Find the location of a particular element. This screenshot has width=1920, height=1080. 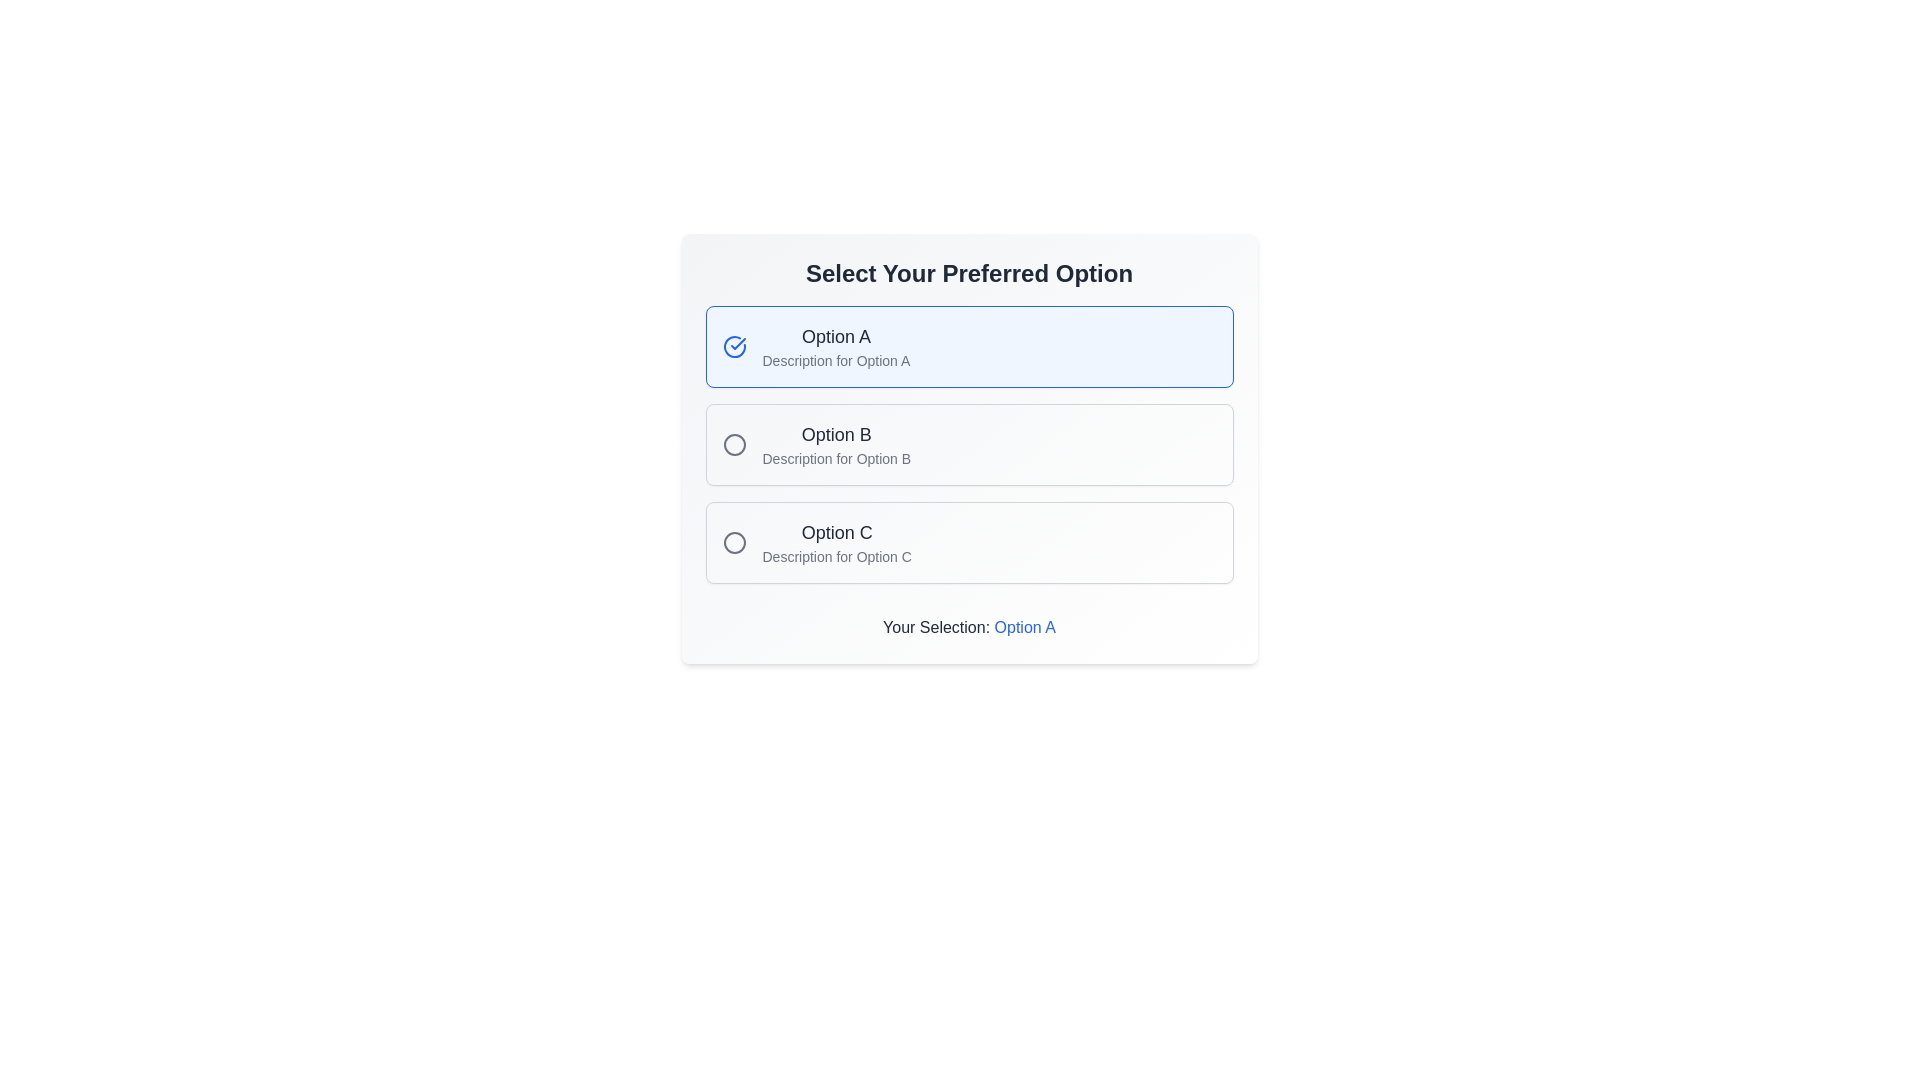

the second selection card labeled 'Option B' is located at coordinates (969, 443).